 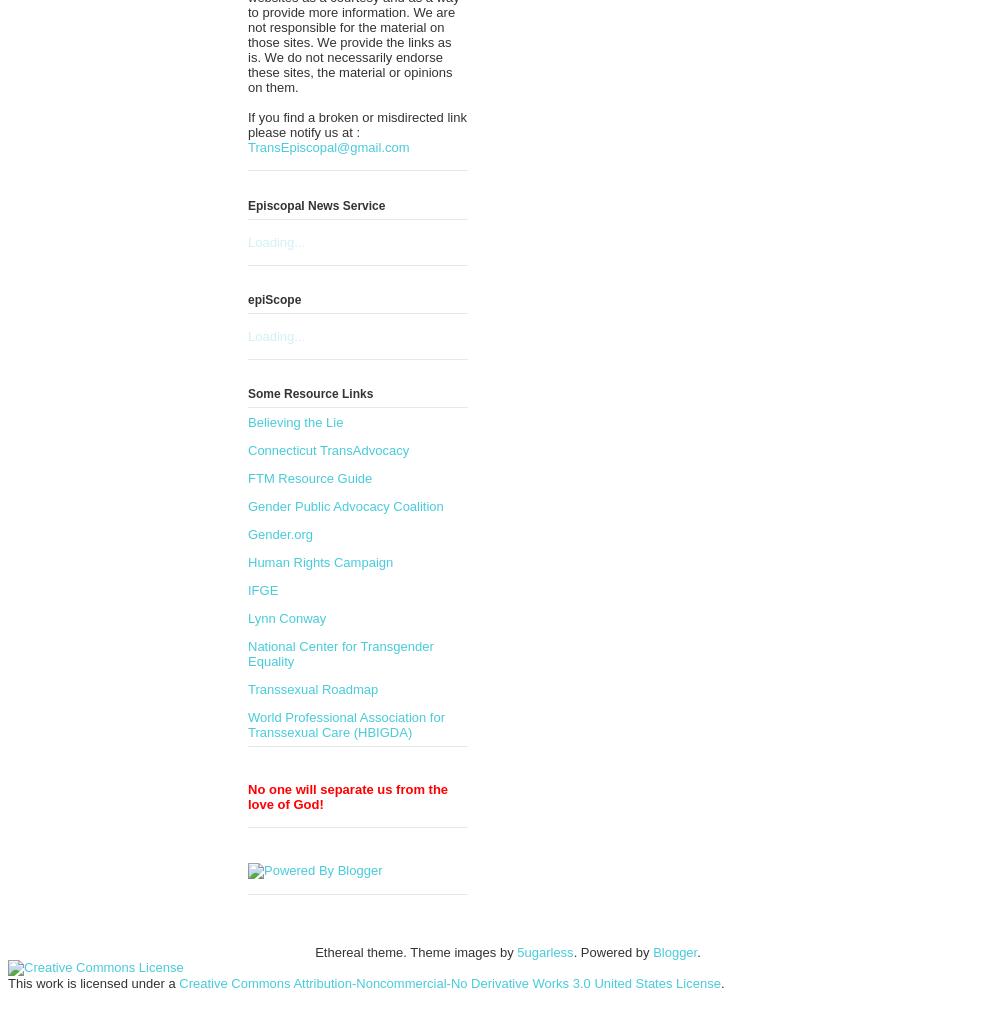 I want to click on 'If you find a broken or misdirected link please notify us at :', so click(x=247, y=124).